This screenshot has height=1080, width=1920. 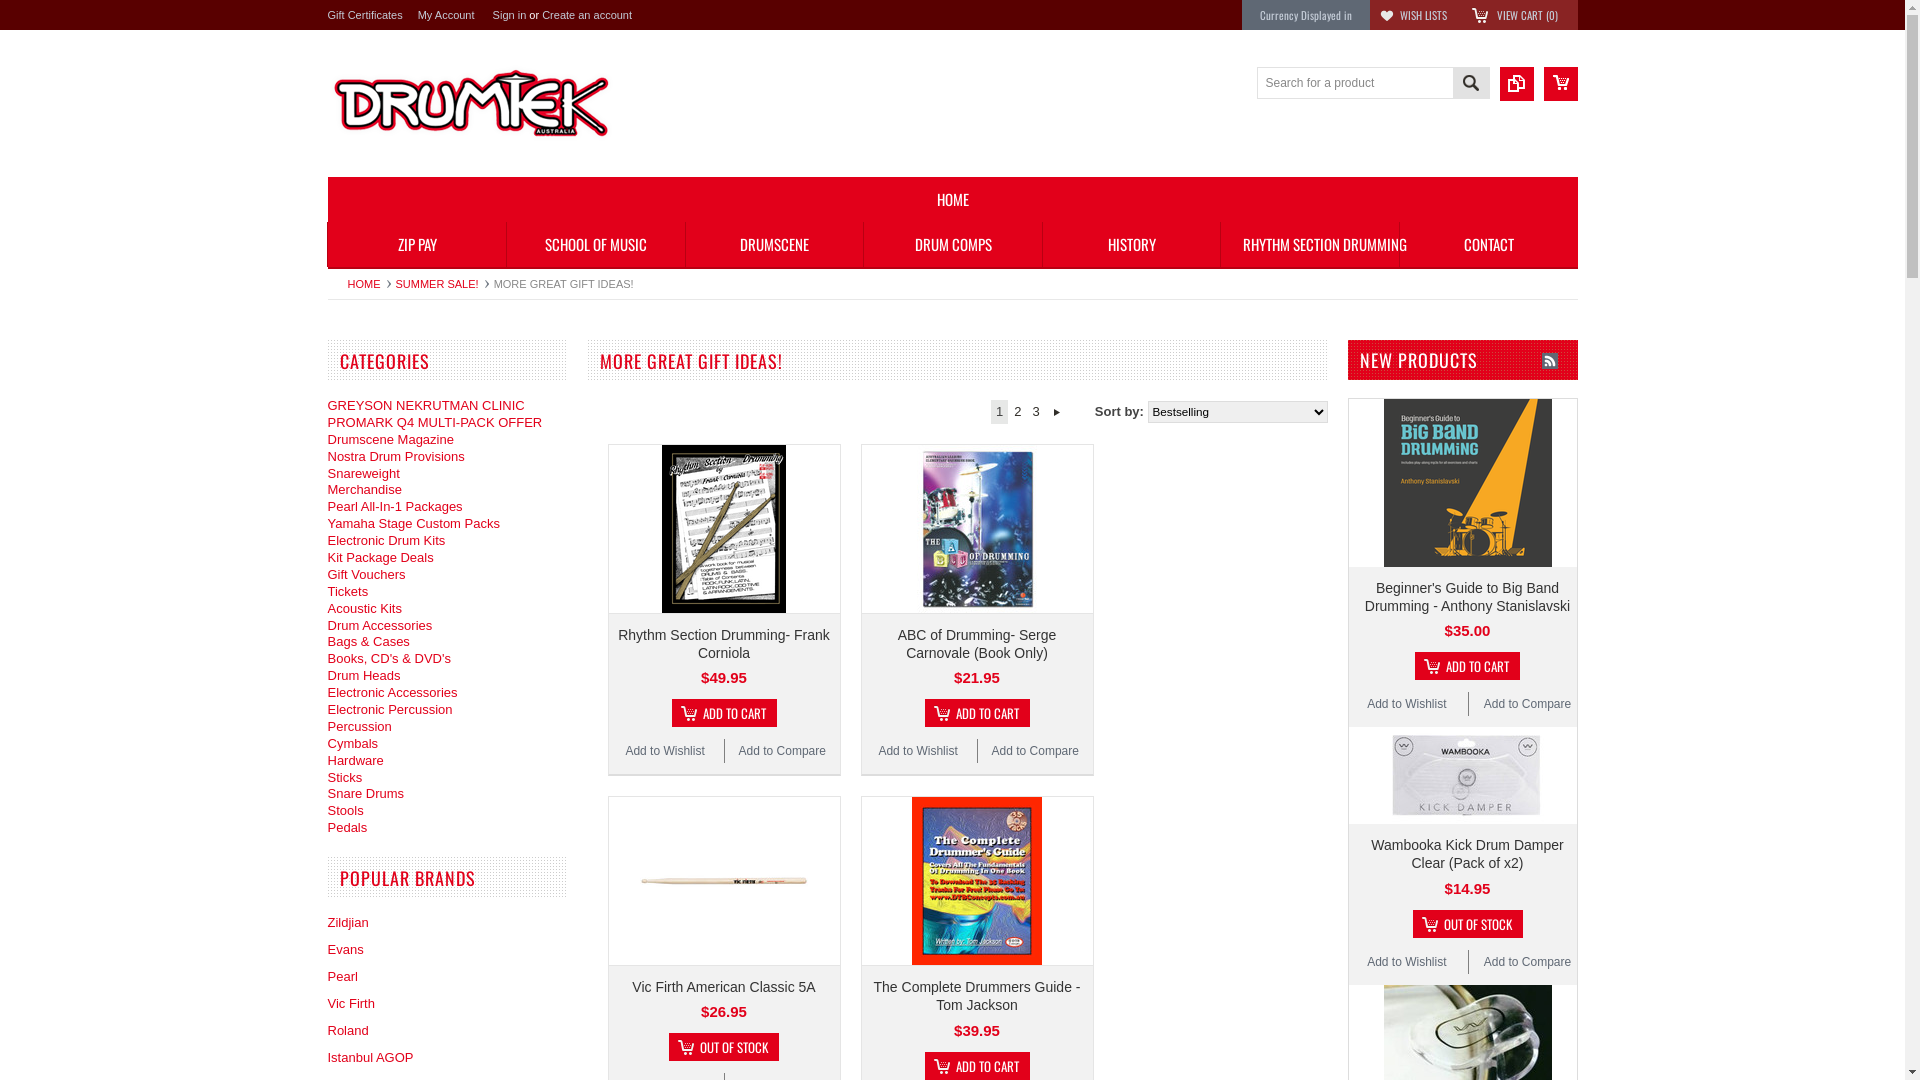 What do you see at coordinates (366, 574) in the screenshot?
I see `'Gift Vouchers'` at bounding box center [366, 574].